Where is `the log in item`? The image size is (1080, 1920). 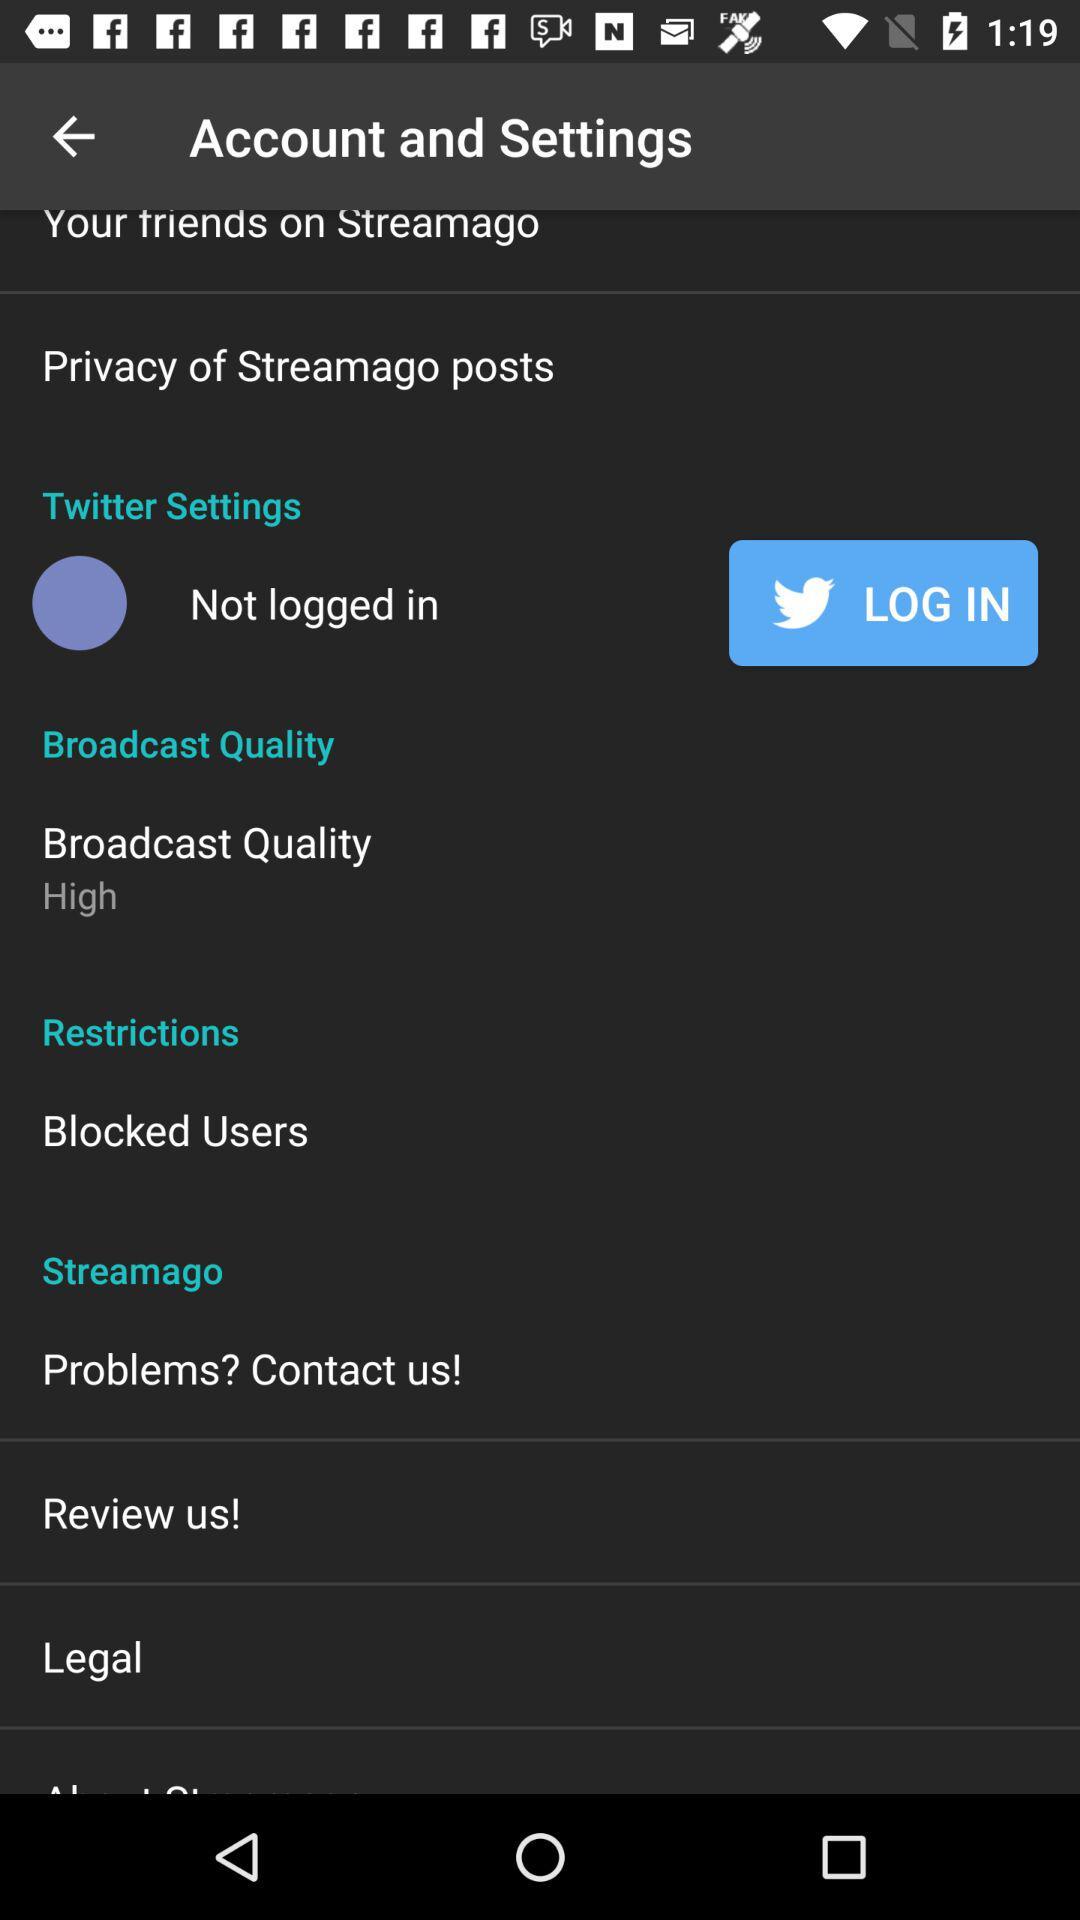
the log in item is located at coordinates (882, 602).